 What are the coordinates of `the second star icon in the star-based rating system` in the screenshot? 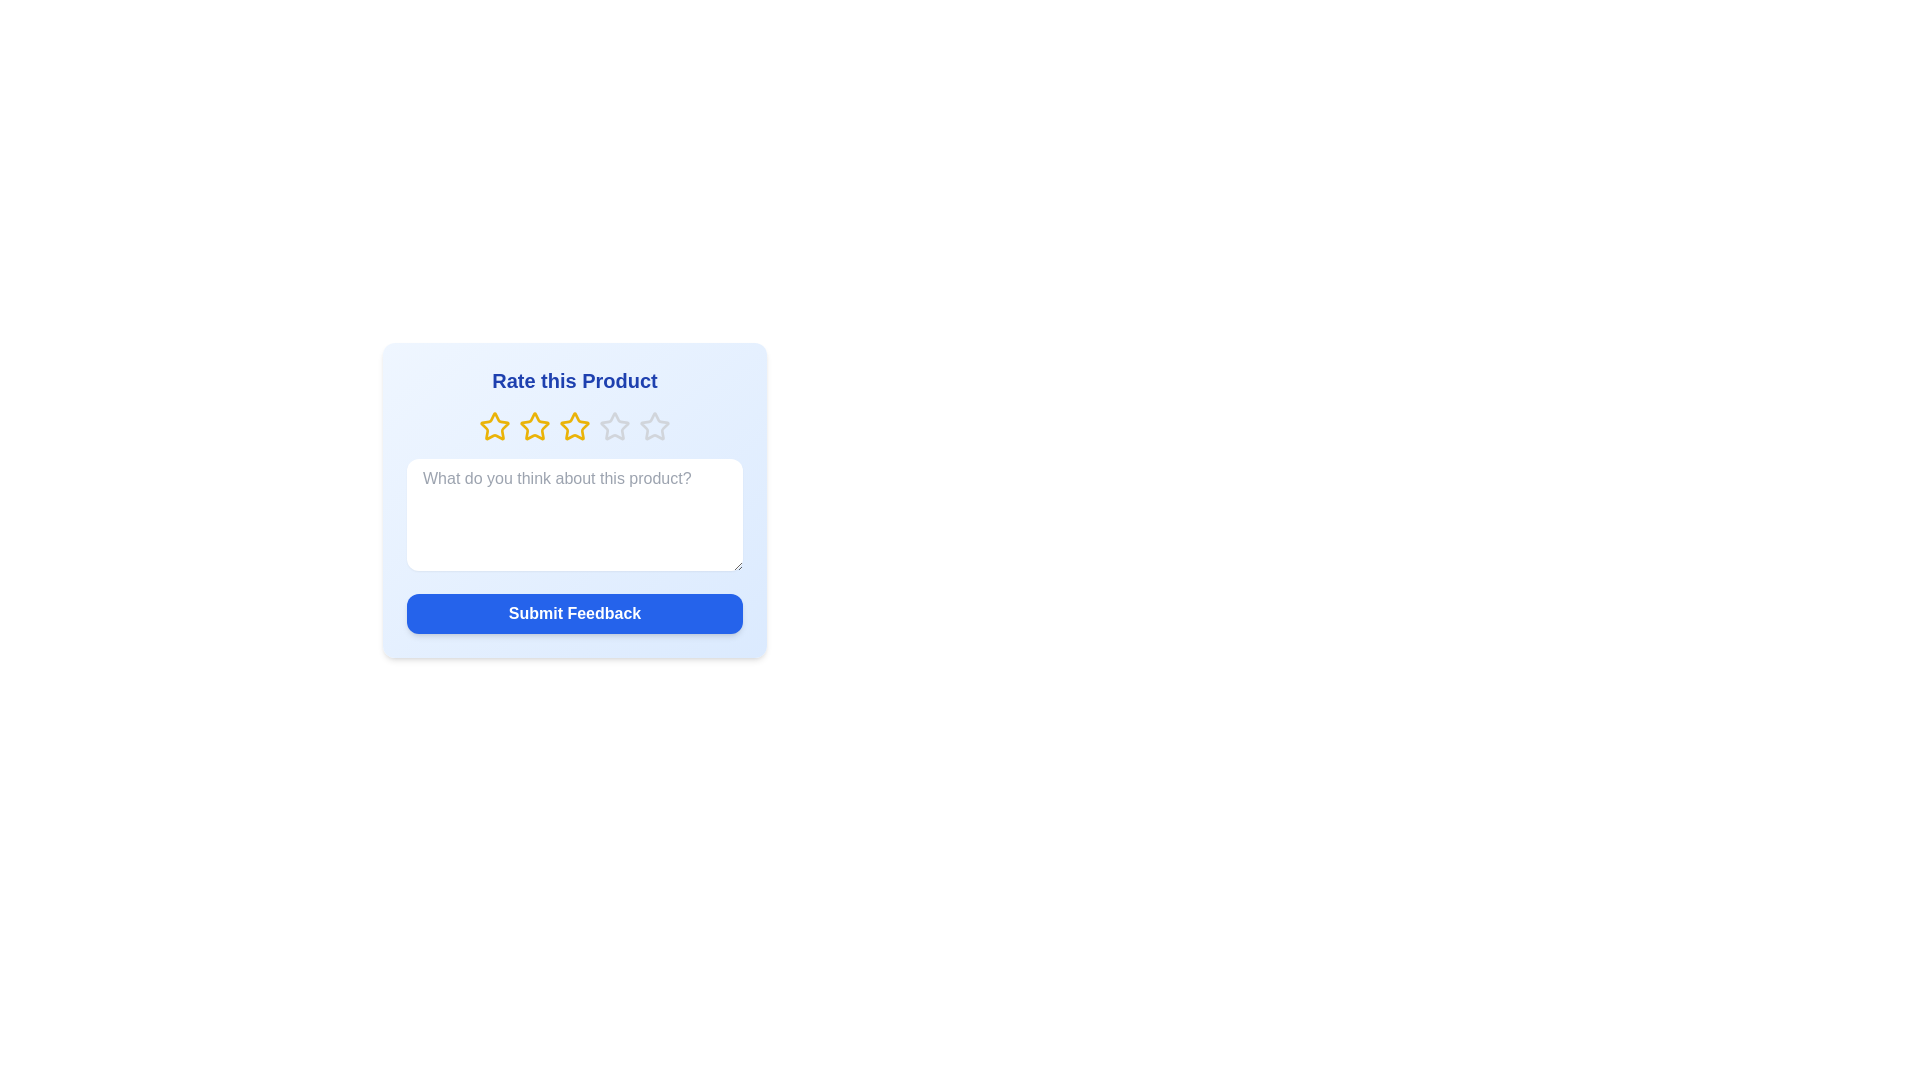 It's located at (573, 424).